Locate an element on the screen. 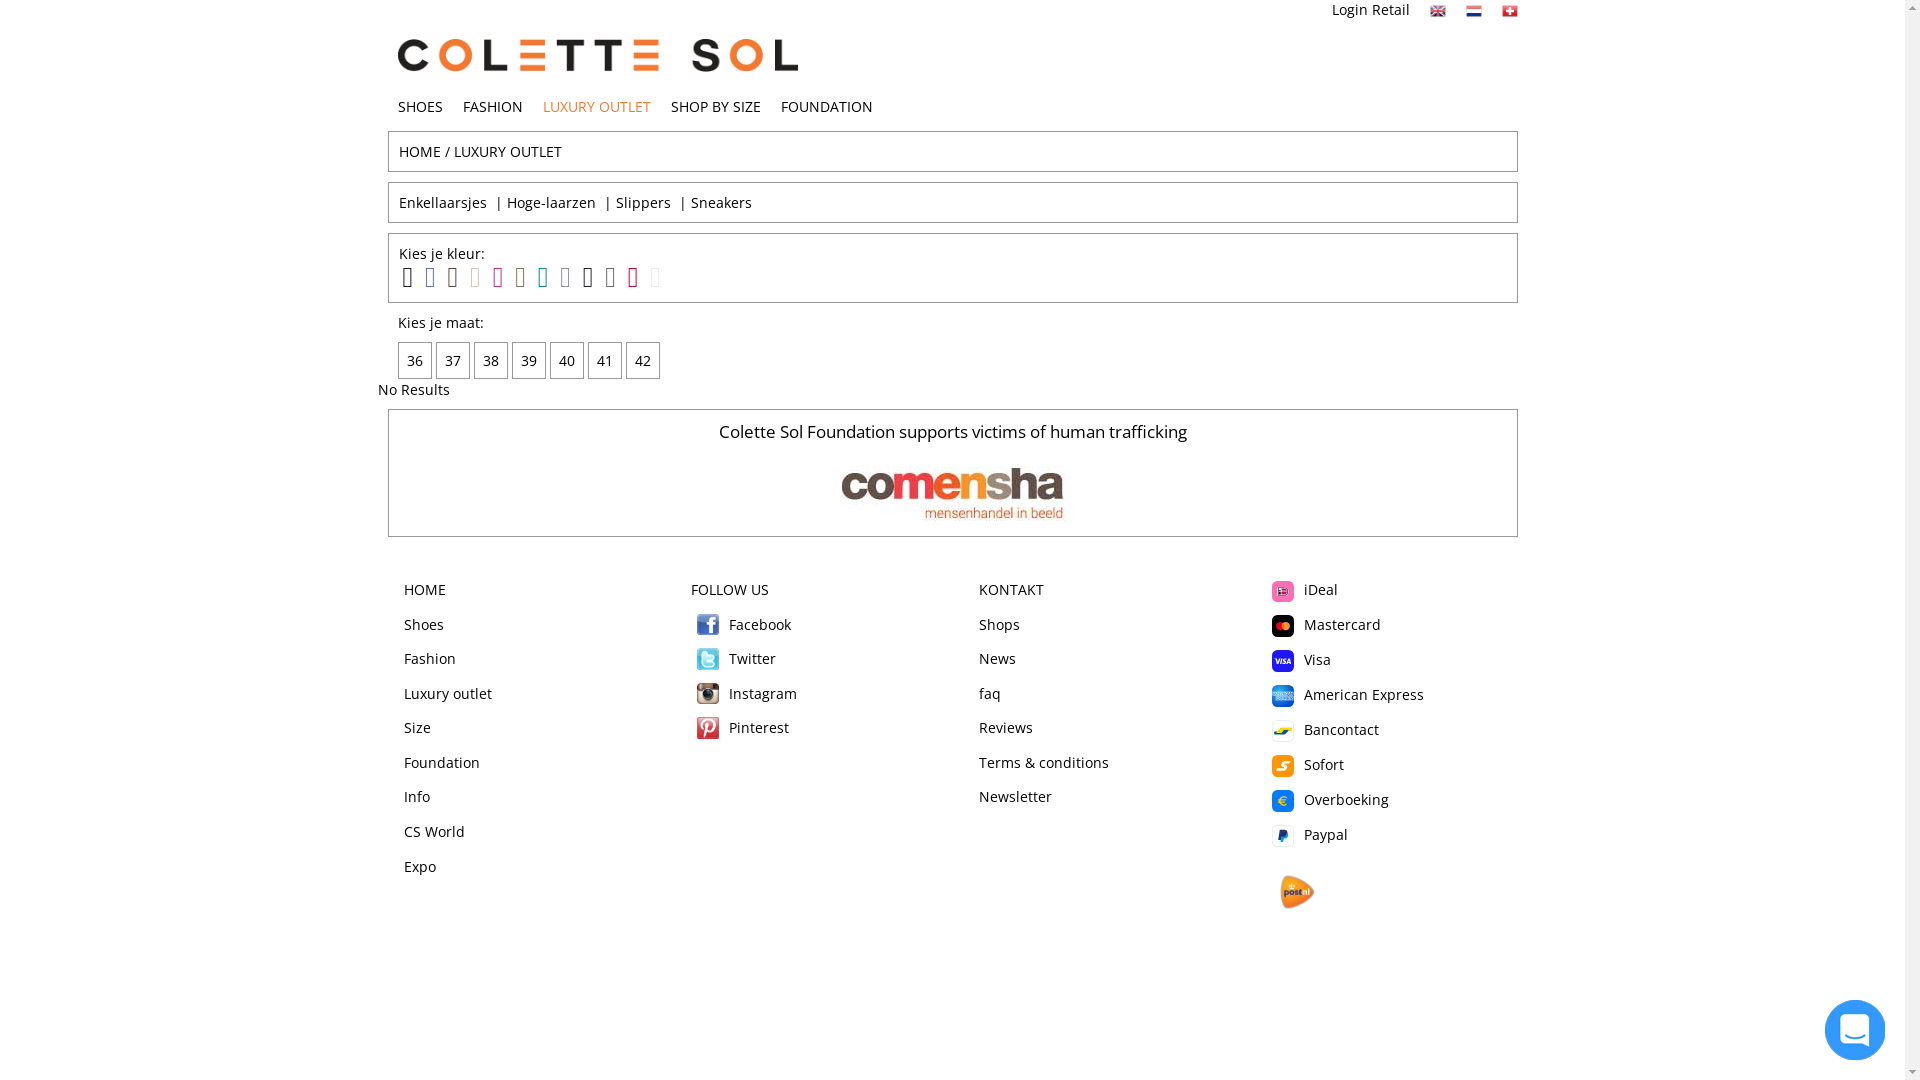 This screenshot has width=1920, height=1080. 'LUXURY OUTLET' is located at coordinates (594, 106).